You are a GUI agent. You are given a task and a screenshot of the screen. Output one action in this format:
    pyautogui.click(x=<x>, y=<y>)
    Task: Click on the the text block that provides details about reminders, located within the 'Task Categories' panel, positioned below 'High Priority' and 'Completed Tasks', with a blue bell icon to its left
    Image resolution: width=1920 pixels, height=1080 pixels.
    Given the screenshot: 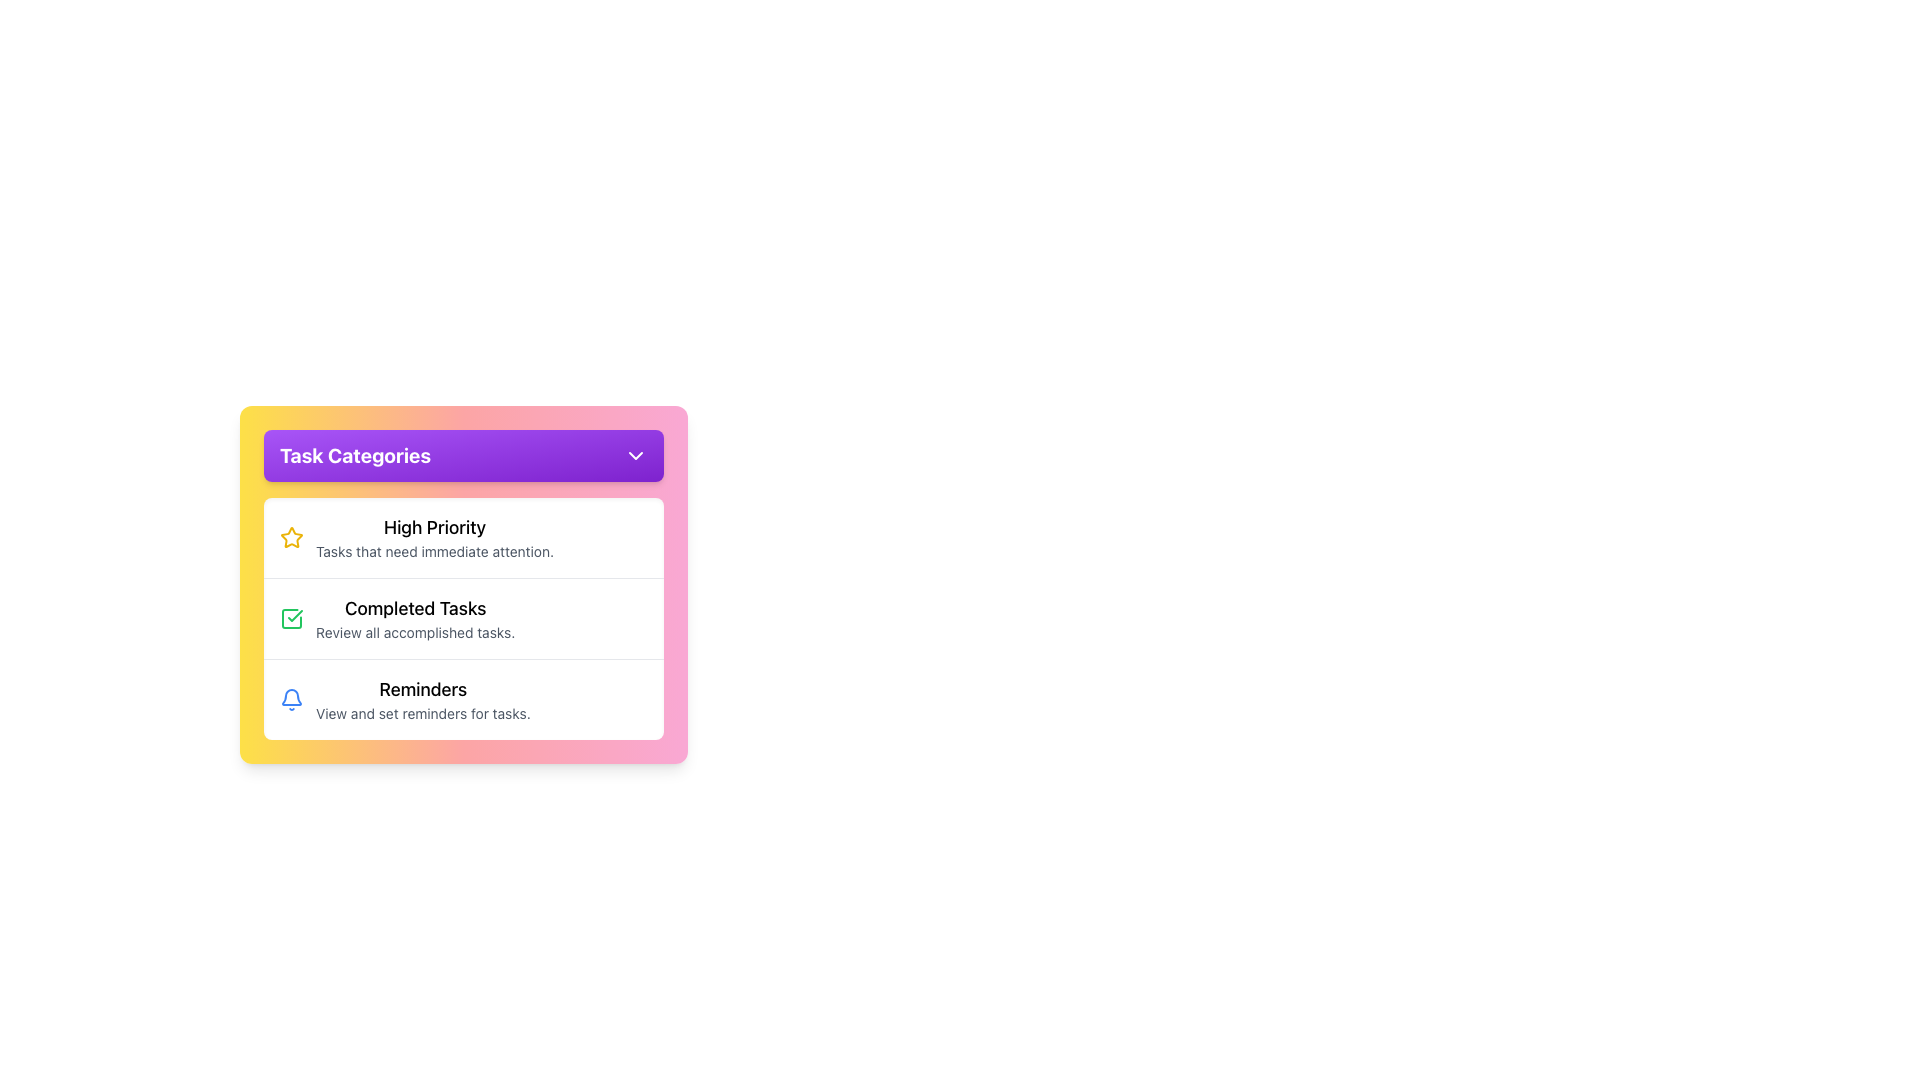 What is the action you would take?
    pyautogui.click(x=422, y=698)
    